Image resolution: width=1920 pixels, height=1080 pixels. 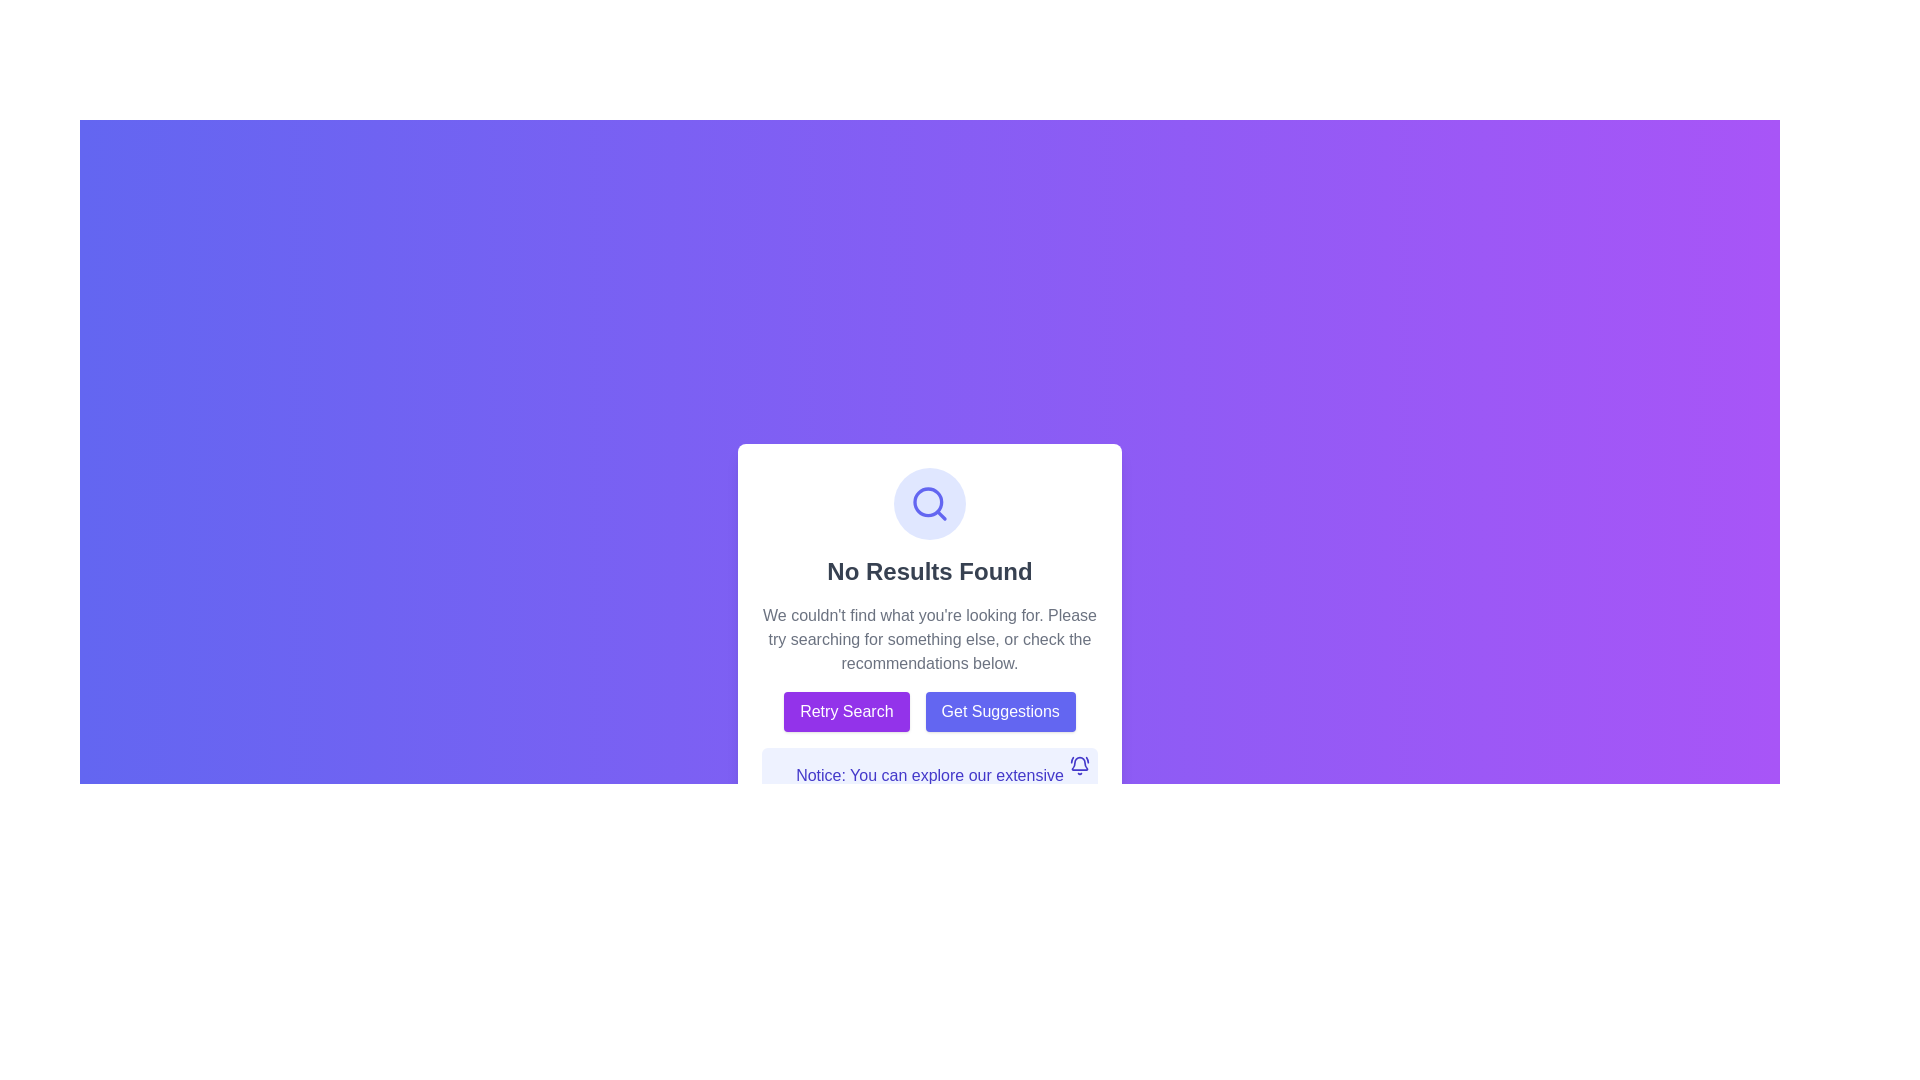 What do you see at coordinates (927, 501) in the screenshot?
I see `the SVG circle element representing the lens area of the magnifying glass icon at the top of the modal containing the 'No Results Found' message` at bounding box center [927, 501].